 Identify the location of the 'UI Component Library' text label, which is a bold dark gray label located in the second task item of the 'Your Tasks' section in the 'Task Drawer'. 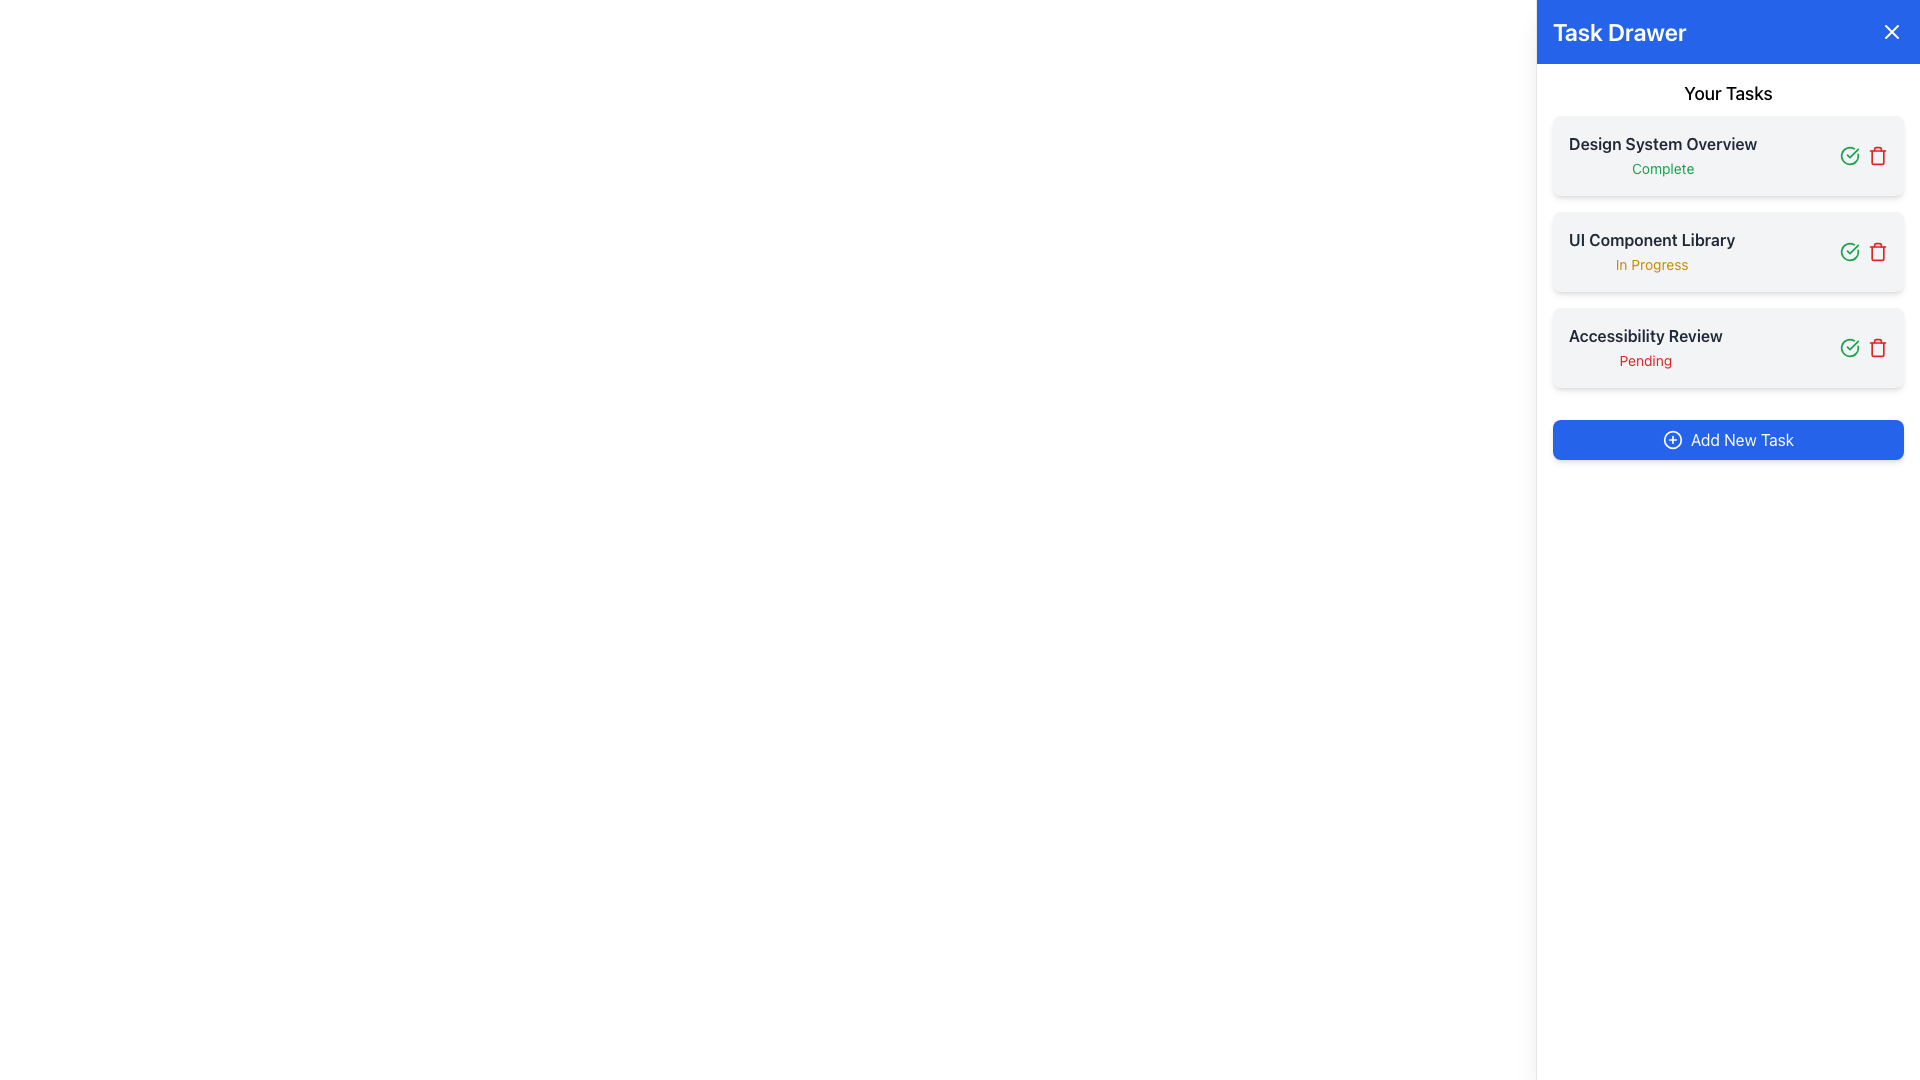
(1651, 238).